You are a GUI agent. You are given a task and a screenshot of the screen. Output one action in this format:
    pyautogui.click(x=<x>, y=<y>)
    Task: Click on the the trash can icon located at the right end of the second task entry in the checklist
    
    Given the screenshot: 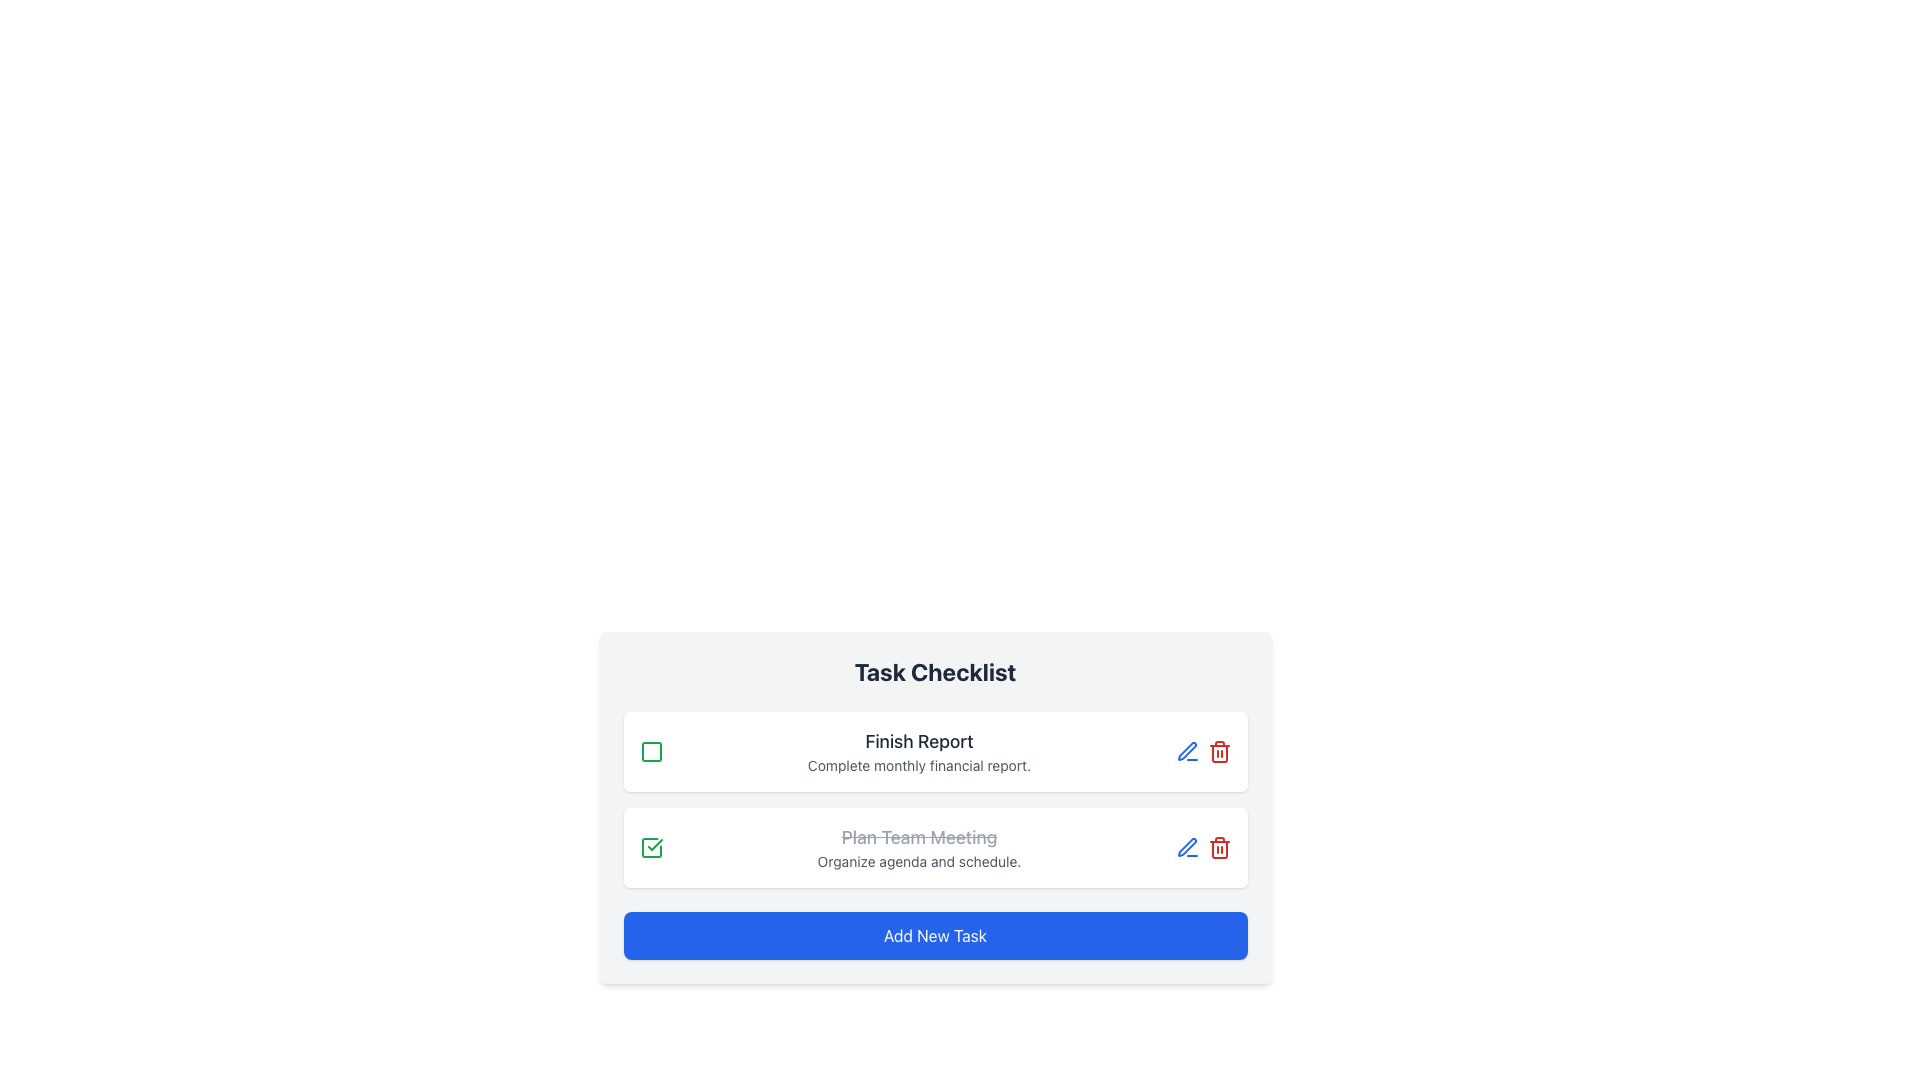 What is the action you would take?
    pyautogui.click(x=1218, y=848)
    